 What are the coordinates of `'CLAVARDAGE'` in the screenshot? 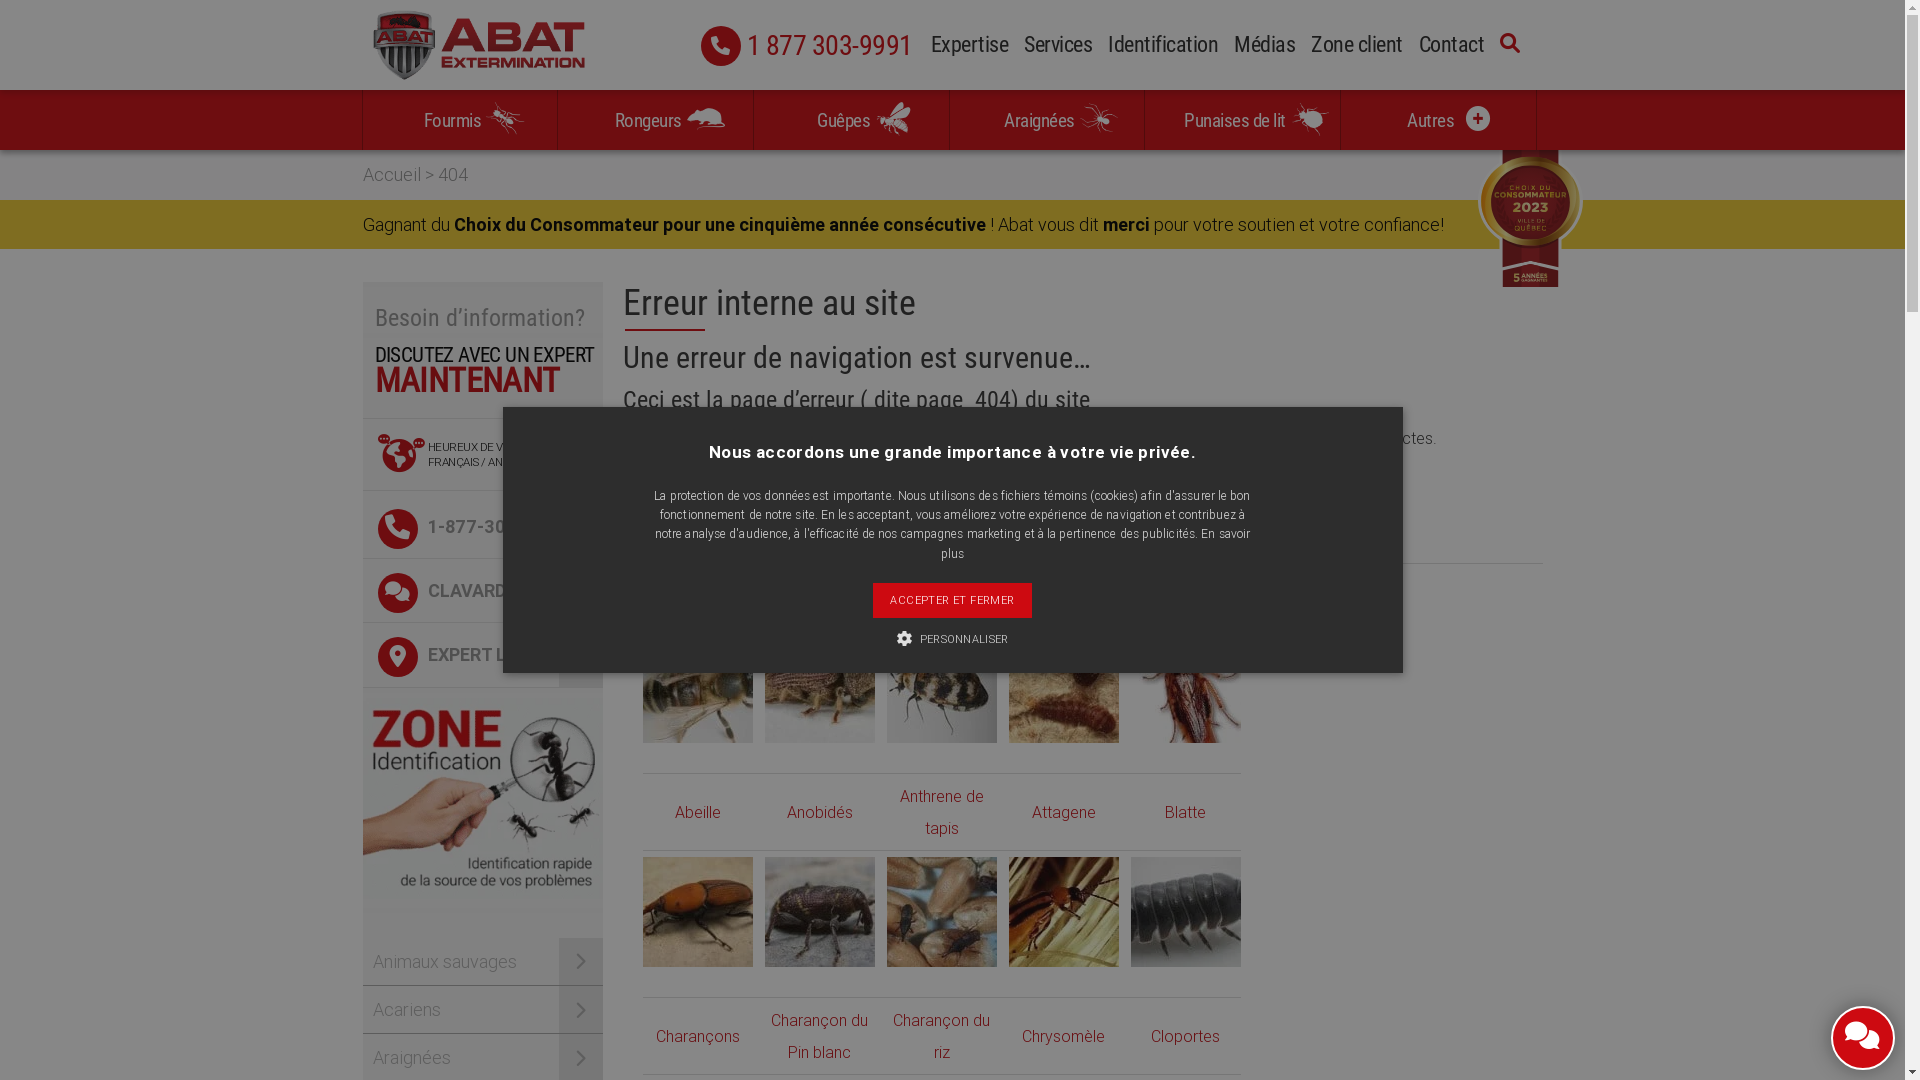 It's located at (481, 589).